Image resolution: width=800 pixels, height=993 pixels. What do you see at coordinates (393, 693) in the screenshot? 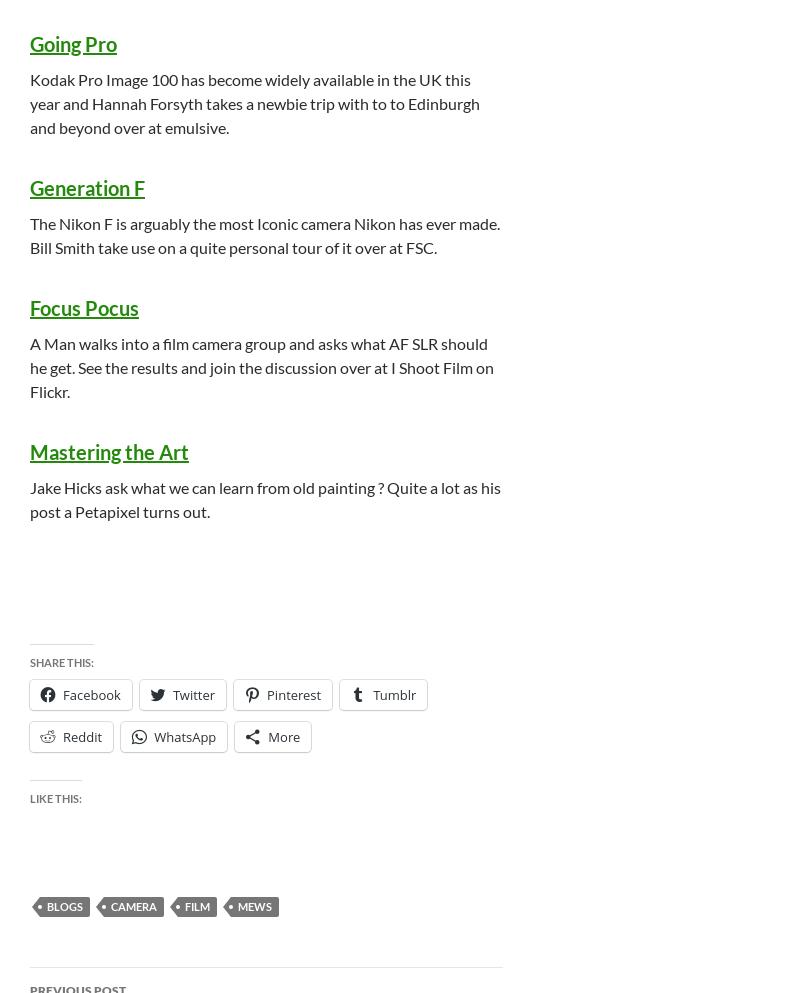
I see `'Tumblr'` at bounding box center [393, 693].